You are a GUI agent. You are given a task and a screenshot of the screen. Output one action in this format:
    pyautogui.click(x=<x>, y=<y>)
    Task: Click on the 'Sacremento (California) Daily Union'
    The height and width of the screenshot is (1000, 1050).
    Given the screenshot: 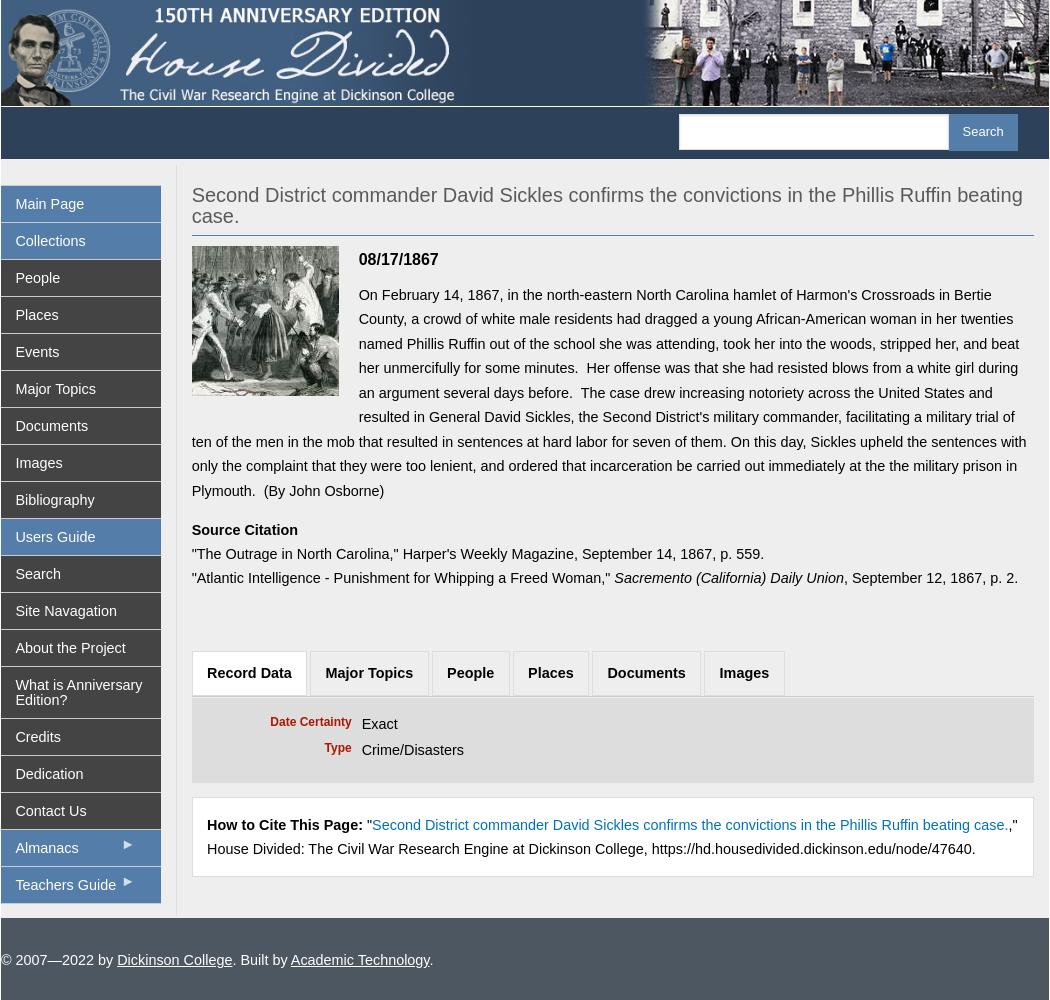 What is the action you would take?
    pyautogui.click(x=727, y=577)
    